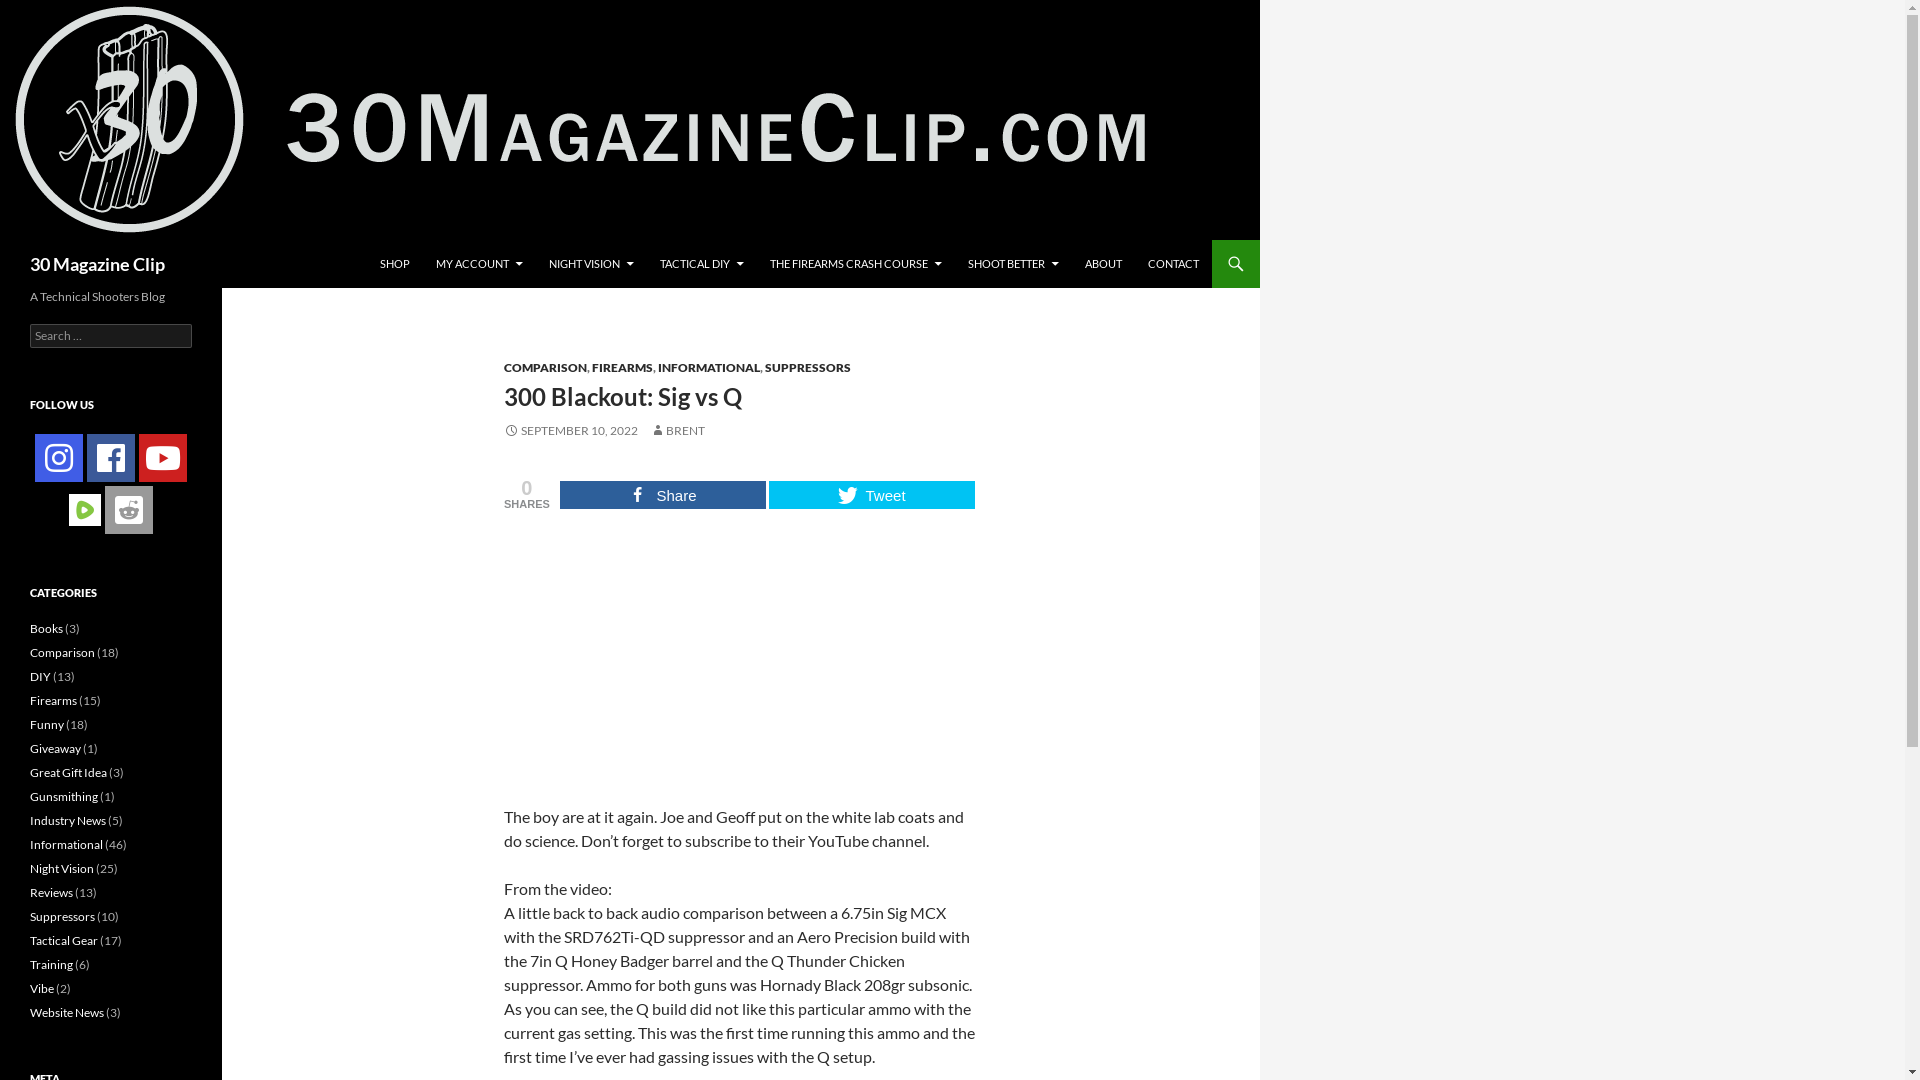 The image size is (1920, 1080). What do you see at coordinates (545, 367) in the screenshot?
I see `'COMPARISON'` at bounding box center [545, 367].